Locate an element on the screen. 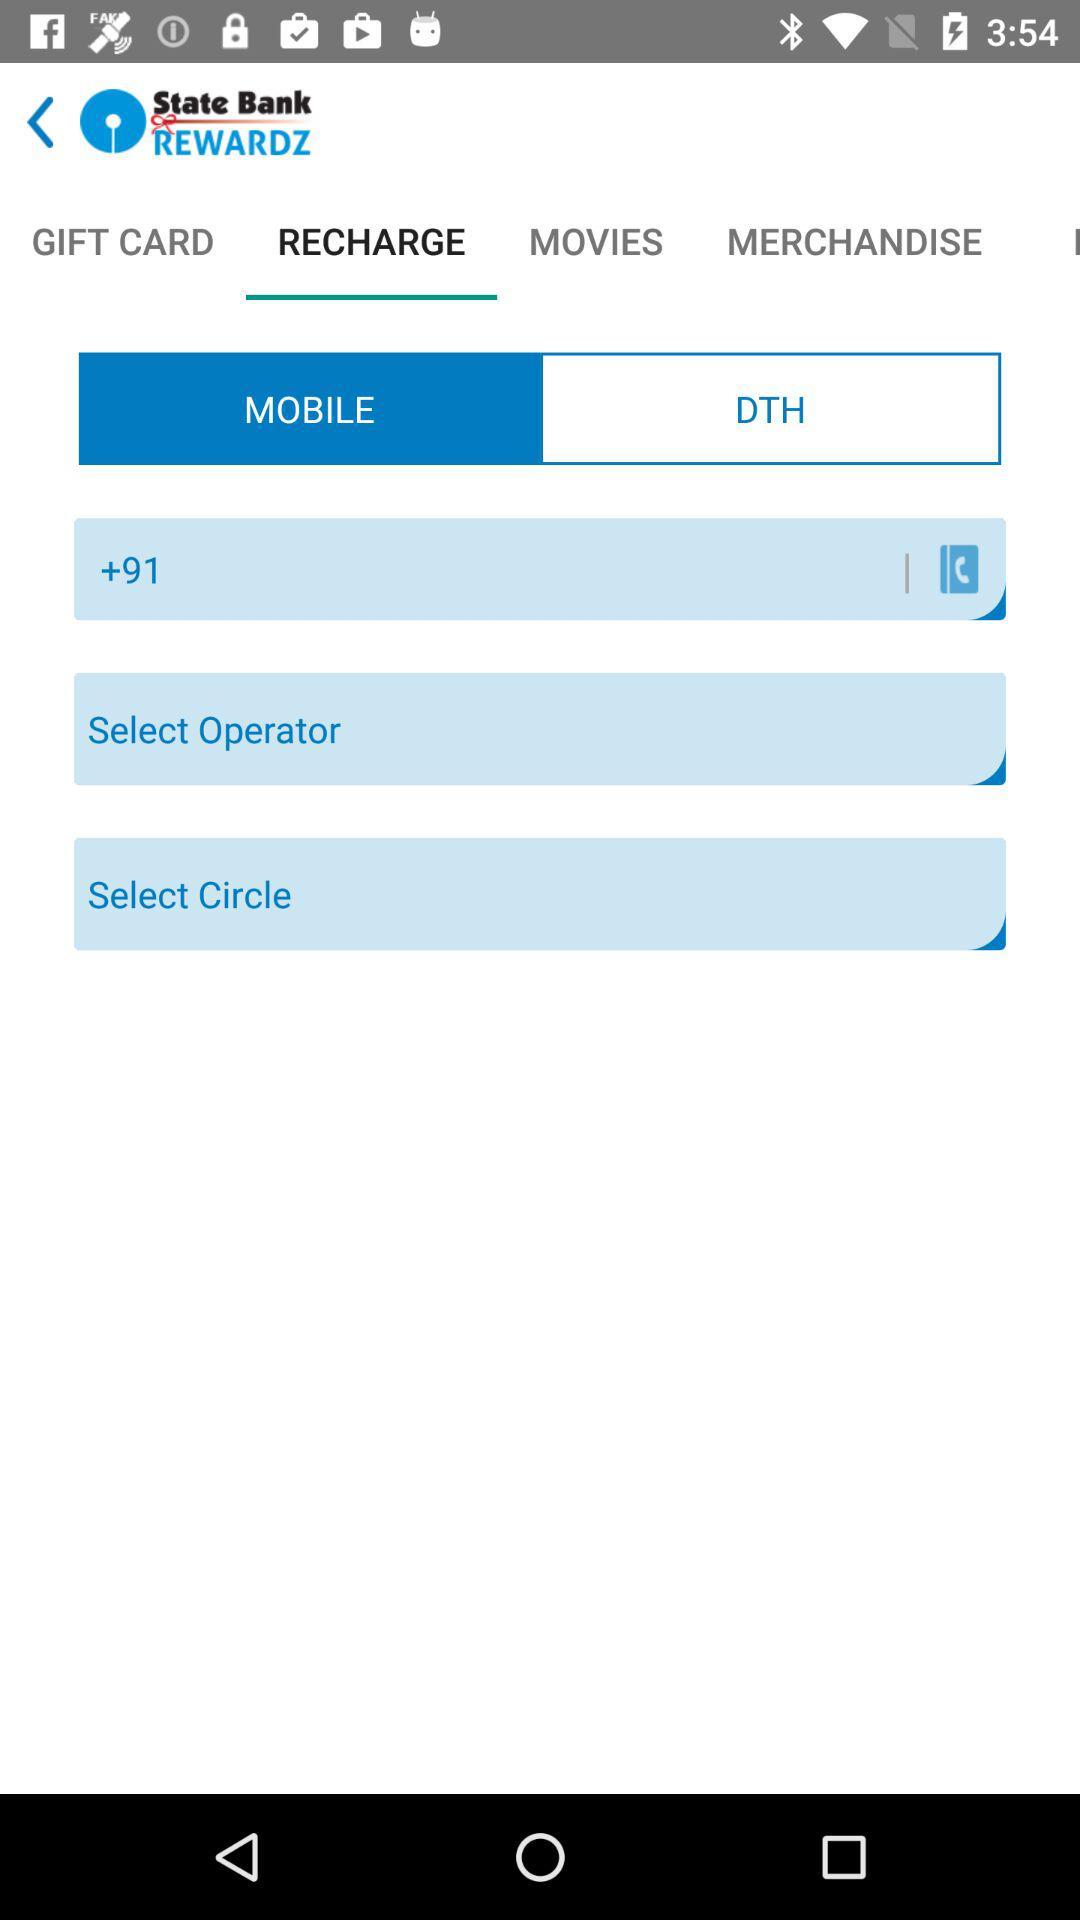  the item below the dth is located at coordinates (958, 568).